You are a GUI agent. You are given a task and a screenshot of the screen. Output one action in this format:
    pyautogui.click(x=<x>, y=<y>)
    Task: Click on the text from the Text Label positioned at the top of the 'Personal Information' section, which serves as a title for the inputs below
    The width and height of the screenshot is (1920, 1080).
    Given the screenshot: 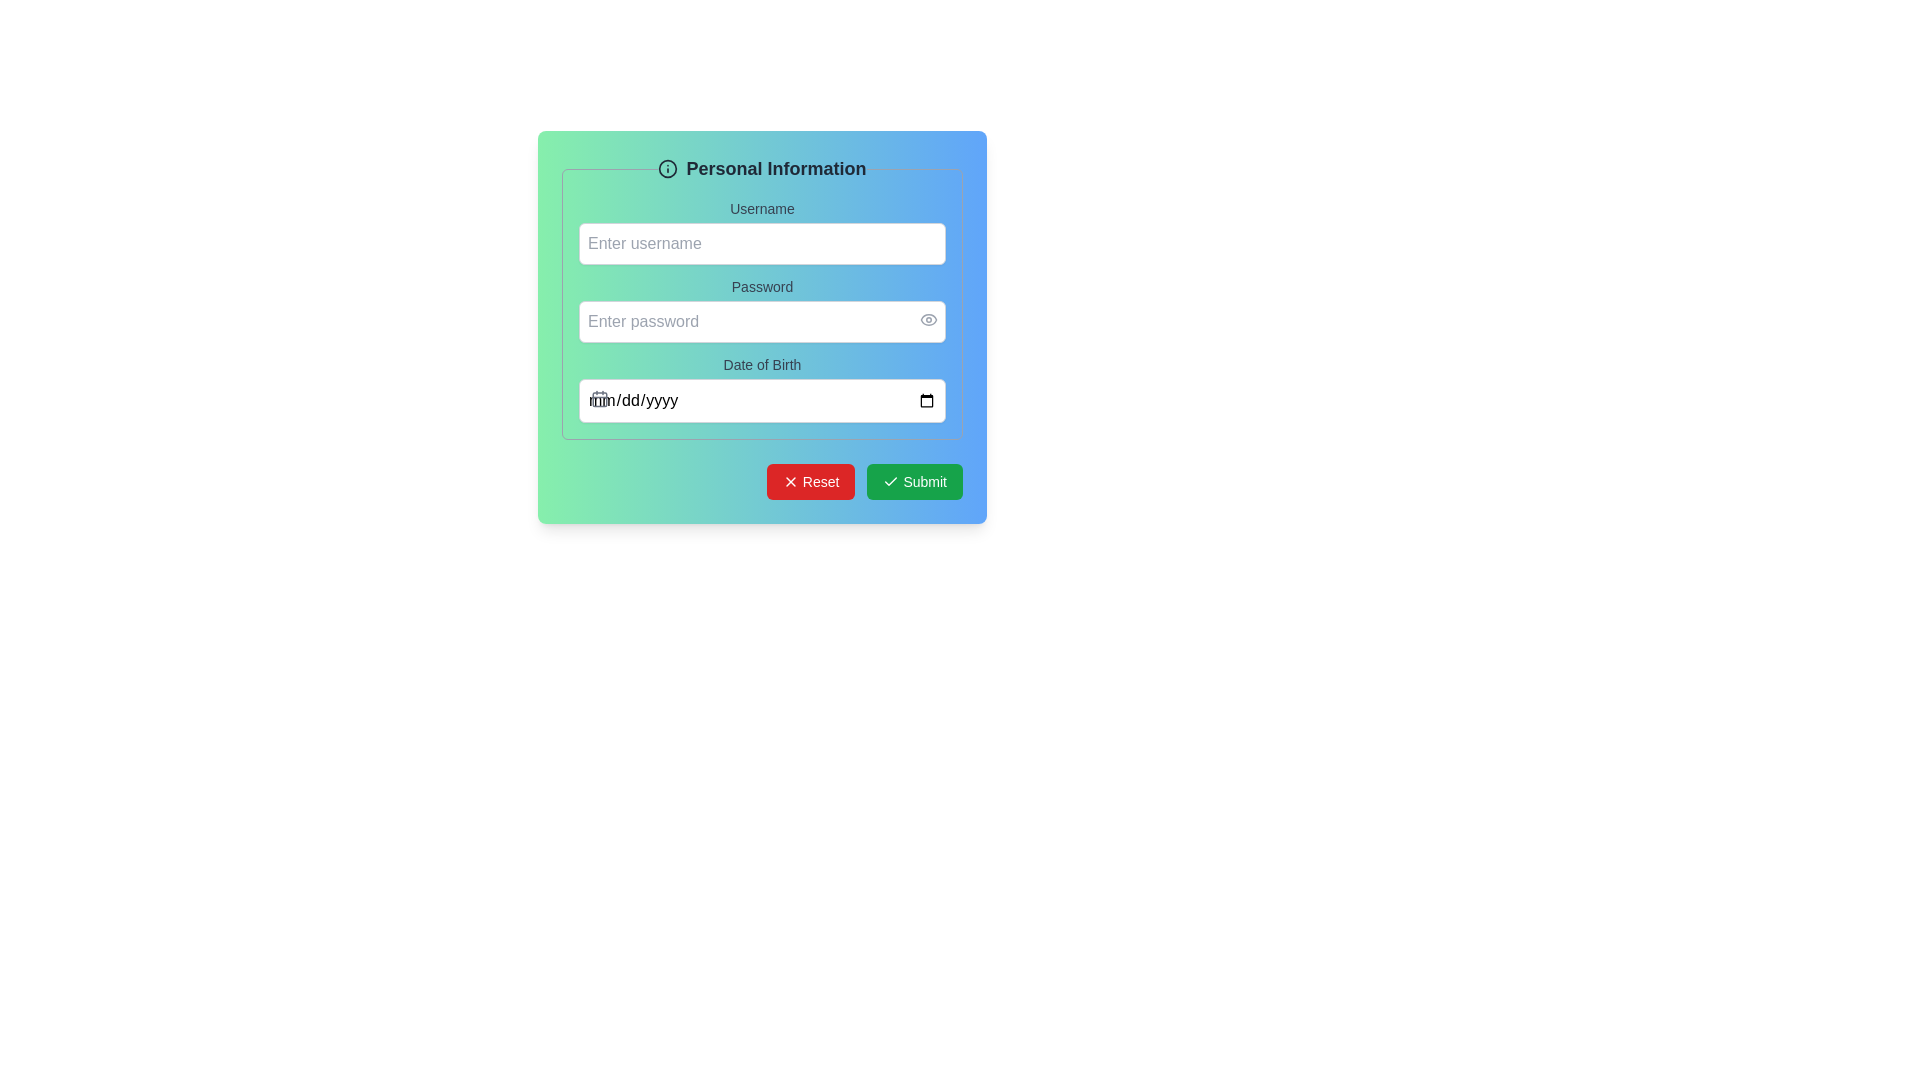 What is the action you would take?
    pyautogui.click(x=761, y=168)
    